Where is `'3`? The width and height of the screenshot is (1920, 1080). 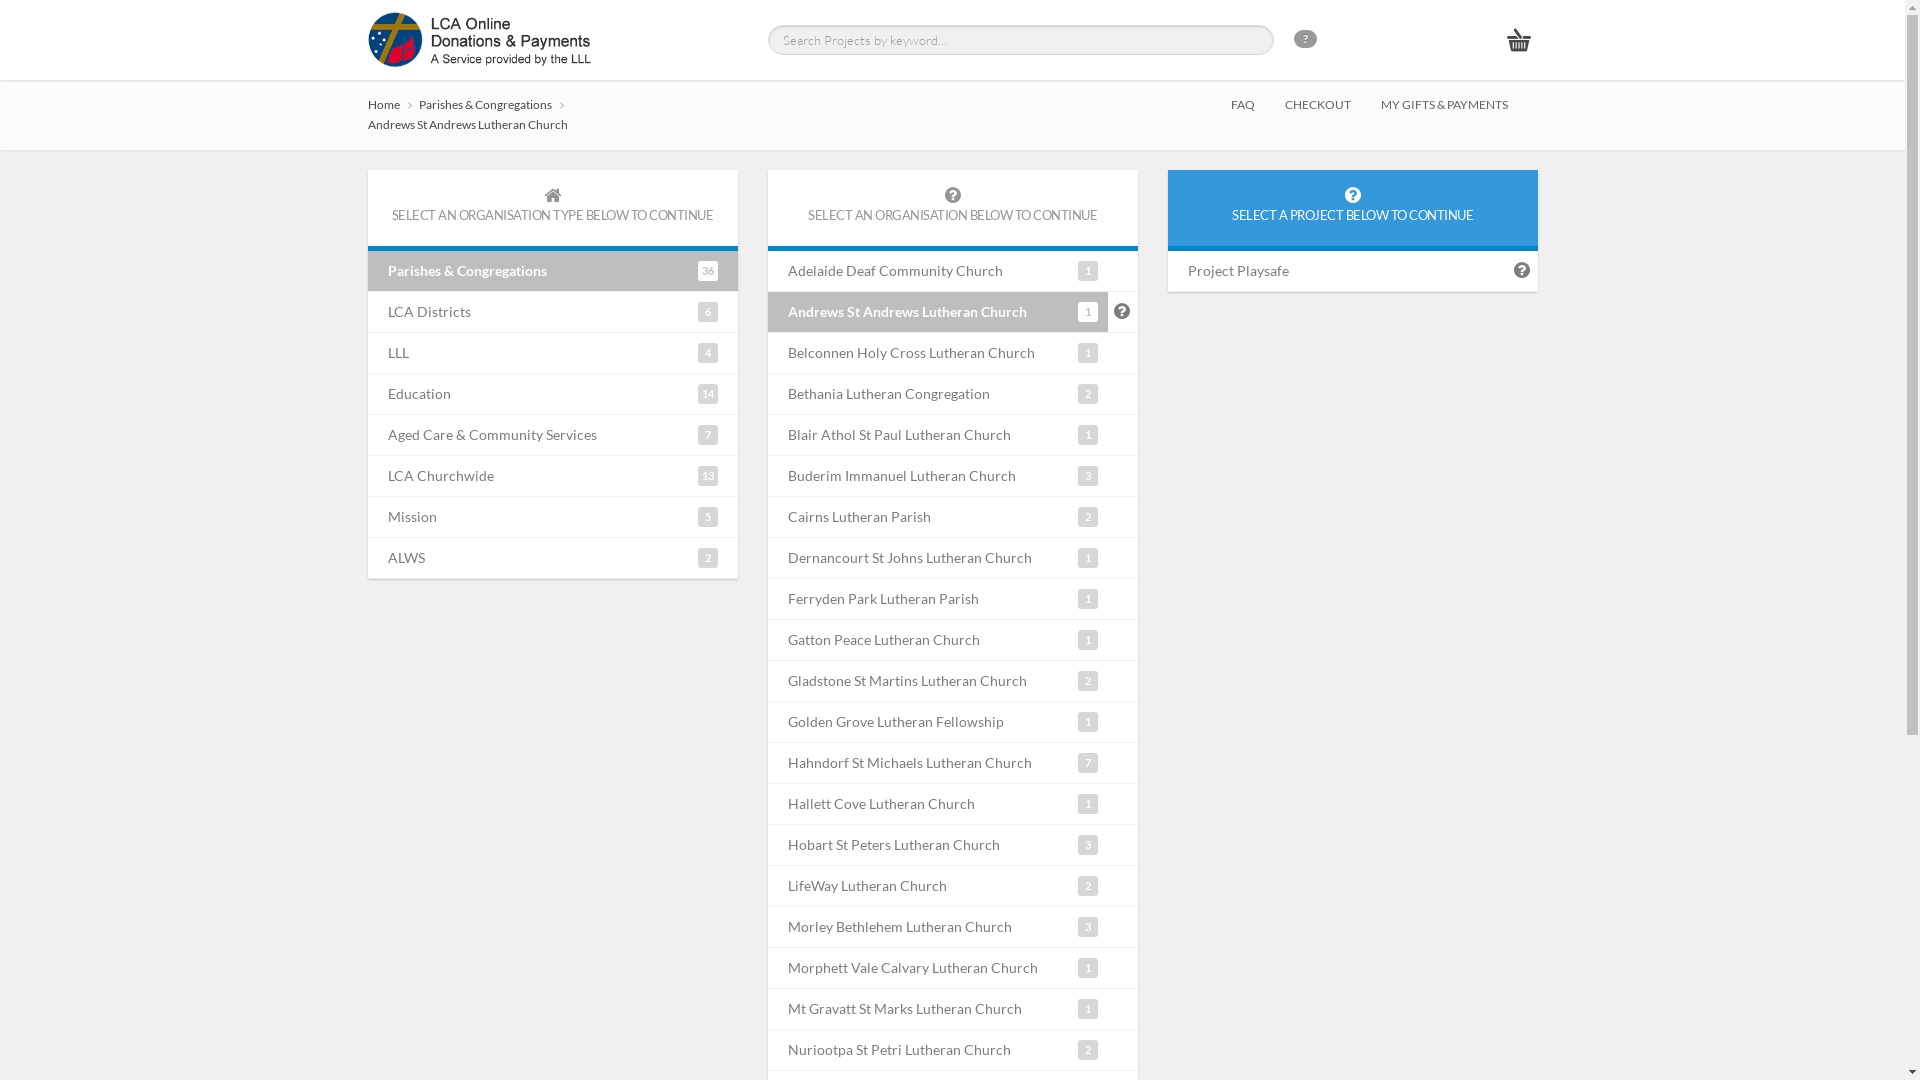
'3 is located at coordinates (936, 844).